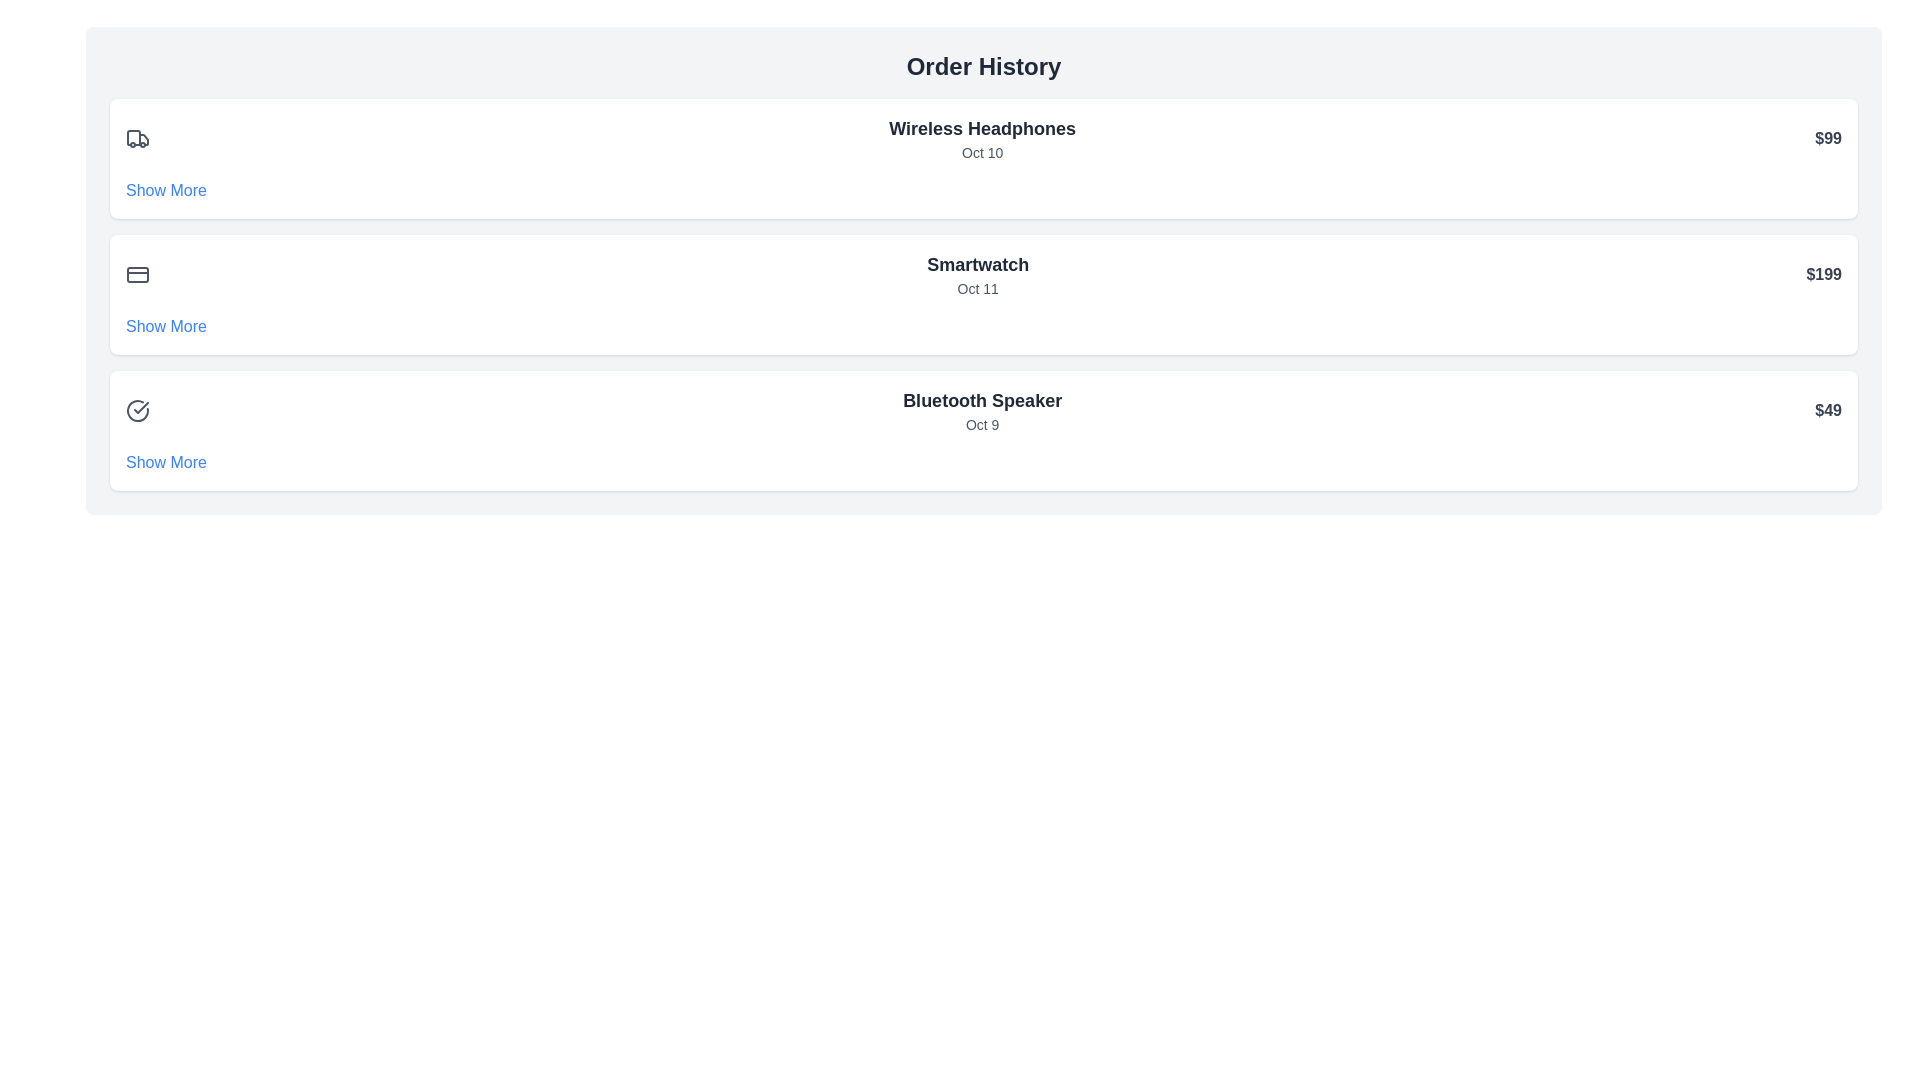 The image size is (1920, 1080). Describe the element at coordinates (137, 274) in the screenshot. I see `the small rectangular graphic that is part of the credit card icon located in the second item of the vertical list, to the left of the text 'Smartwatch'` at that location.